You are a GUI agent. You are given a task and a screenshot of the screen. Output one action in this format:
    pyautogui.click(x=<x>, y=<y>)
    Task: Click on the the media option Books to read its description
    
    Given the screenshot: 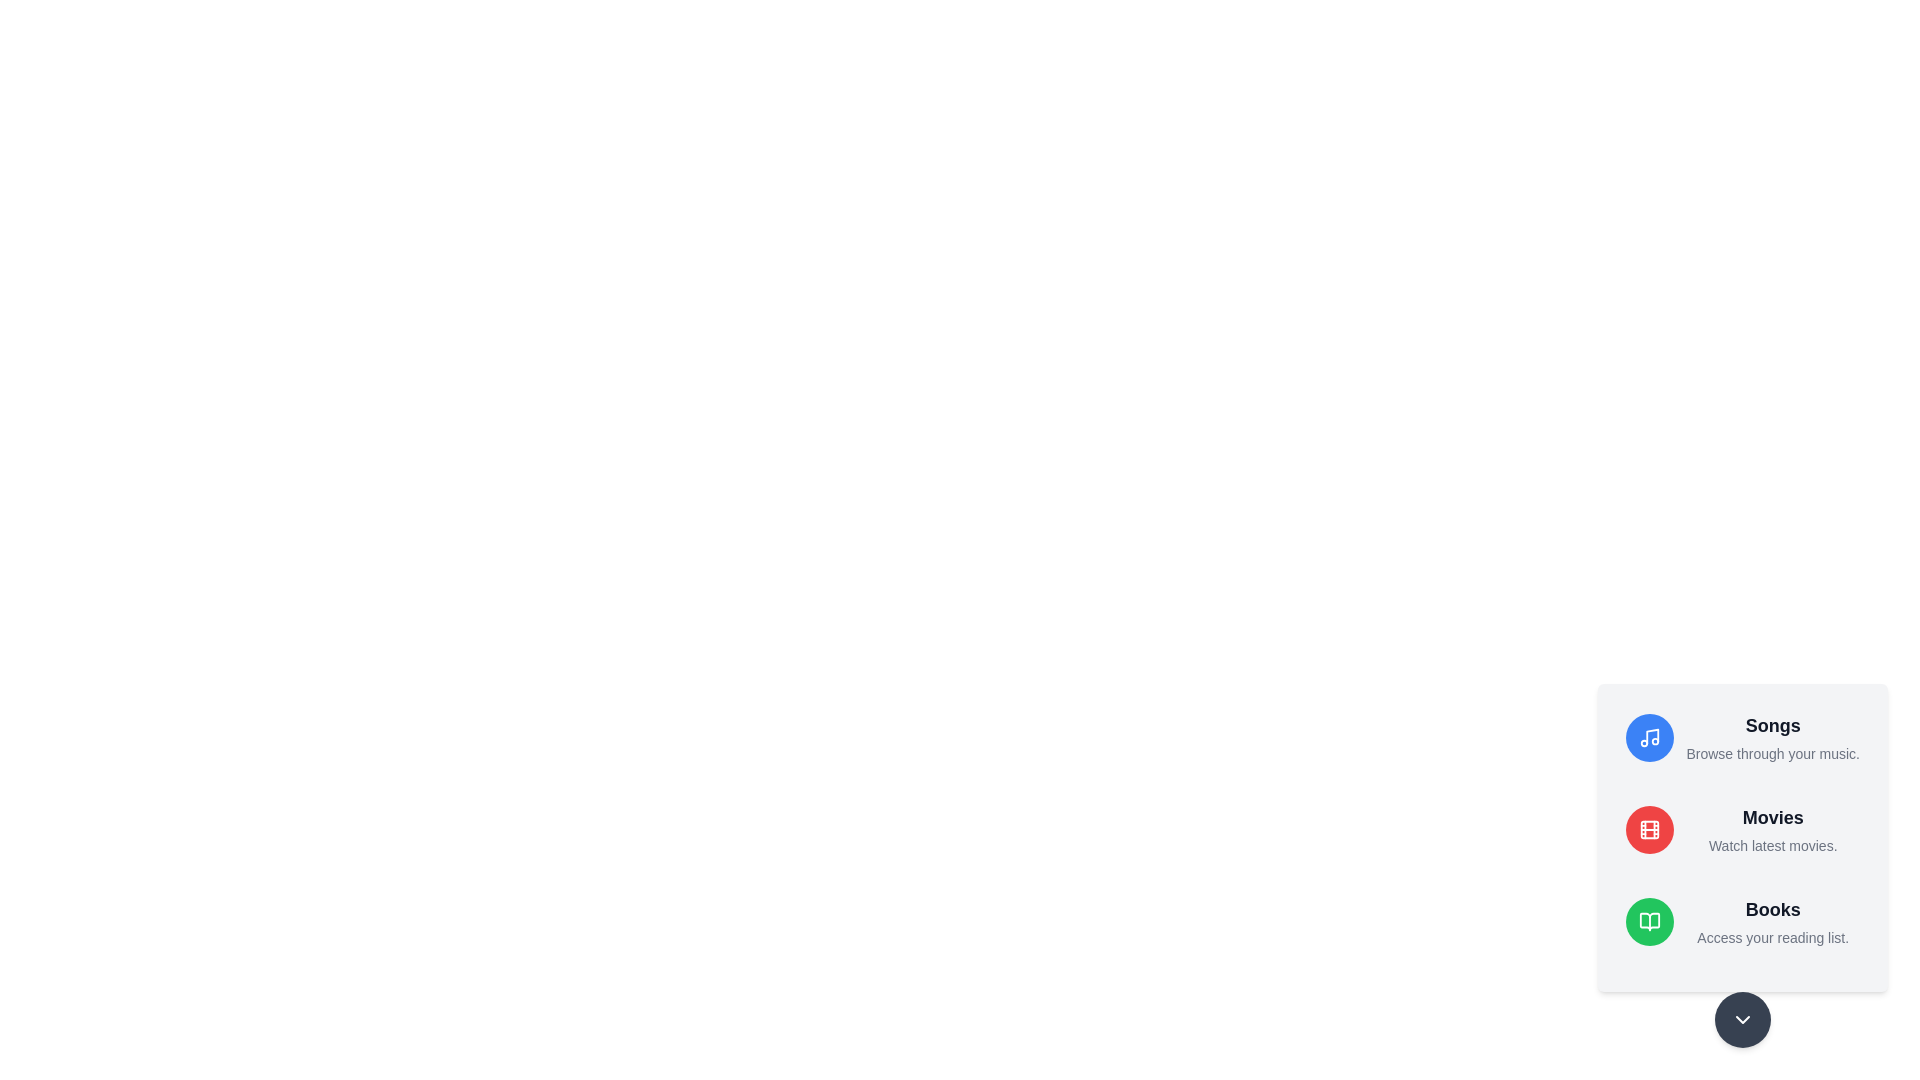 What is the action you would take?
    pyautogui.click(x=1741, y=921)
    